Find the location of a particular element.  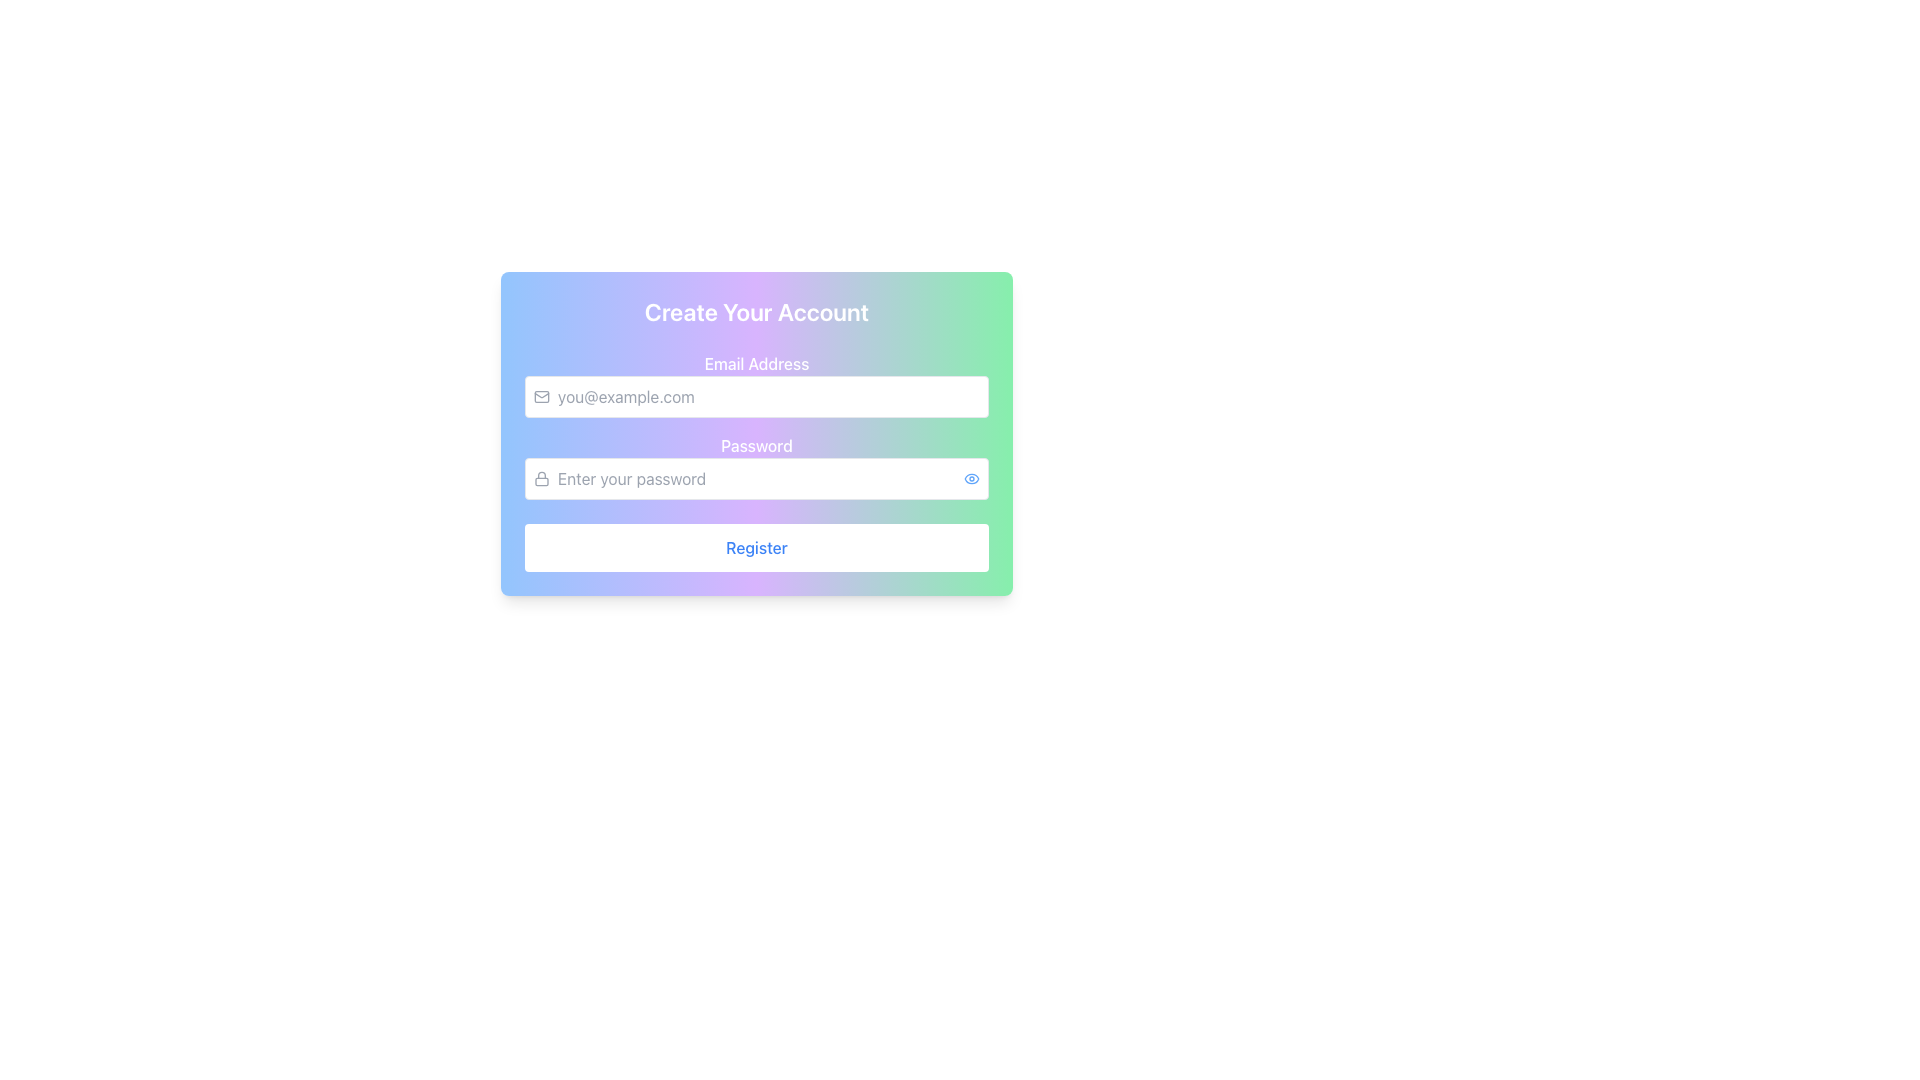

the eye icon represented as a hollow elongated shape with a smaller circle inside, located just to the right of the password input field in the user registration form is located at coordinates (971, 478).